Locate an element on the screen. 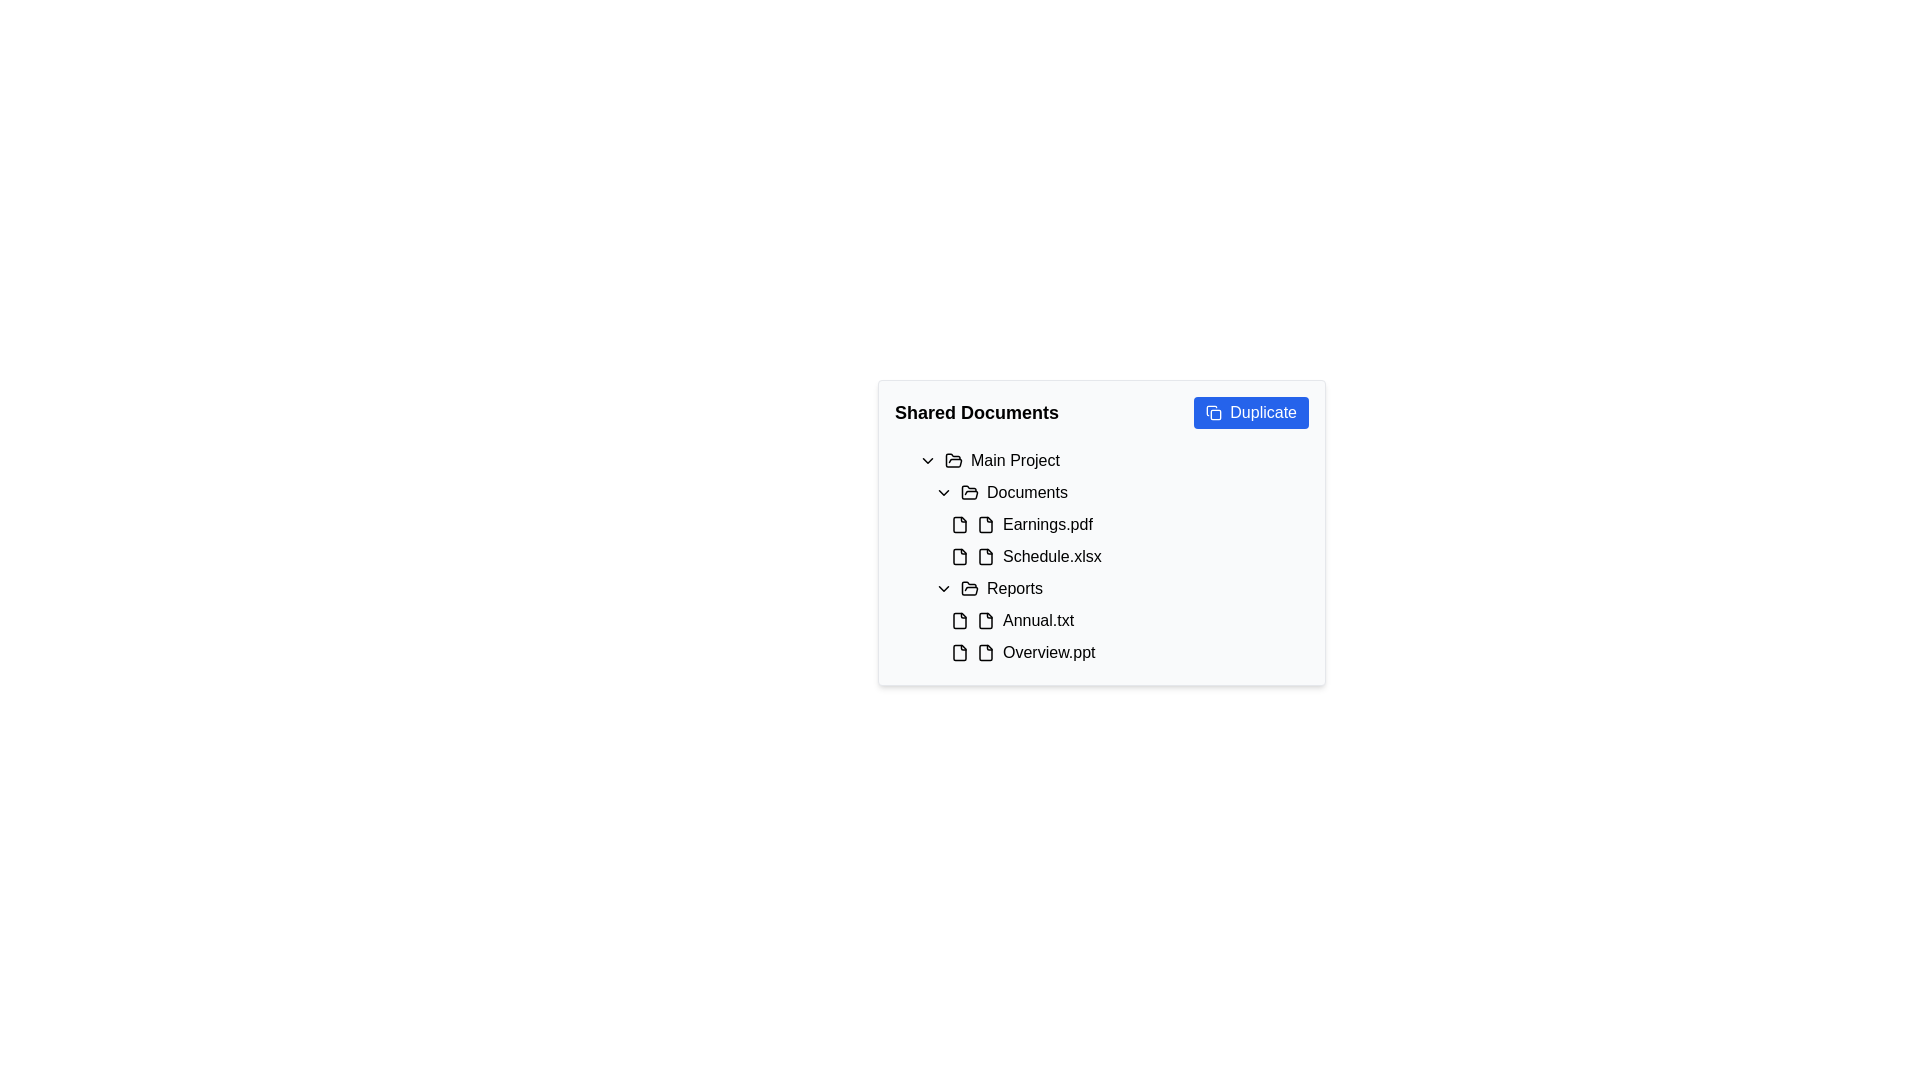 This screenshot has width=1920, height=1080. the 'Documents' folder icon, which is a classic two-panel styled icon with a black stroke, located under the 'Main Project' subheading in the 'Shared Documents' navigation panel is located at coordinates (969, 492).